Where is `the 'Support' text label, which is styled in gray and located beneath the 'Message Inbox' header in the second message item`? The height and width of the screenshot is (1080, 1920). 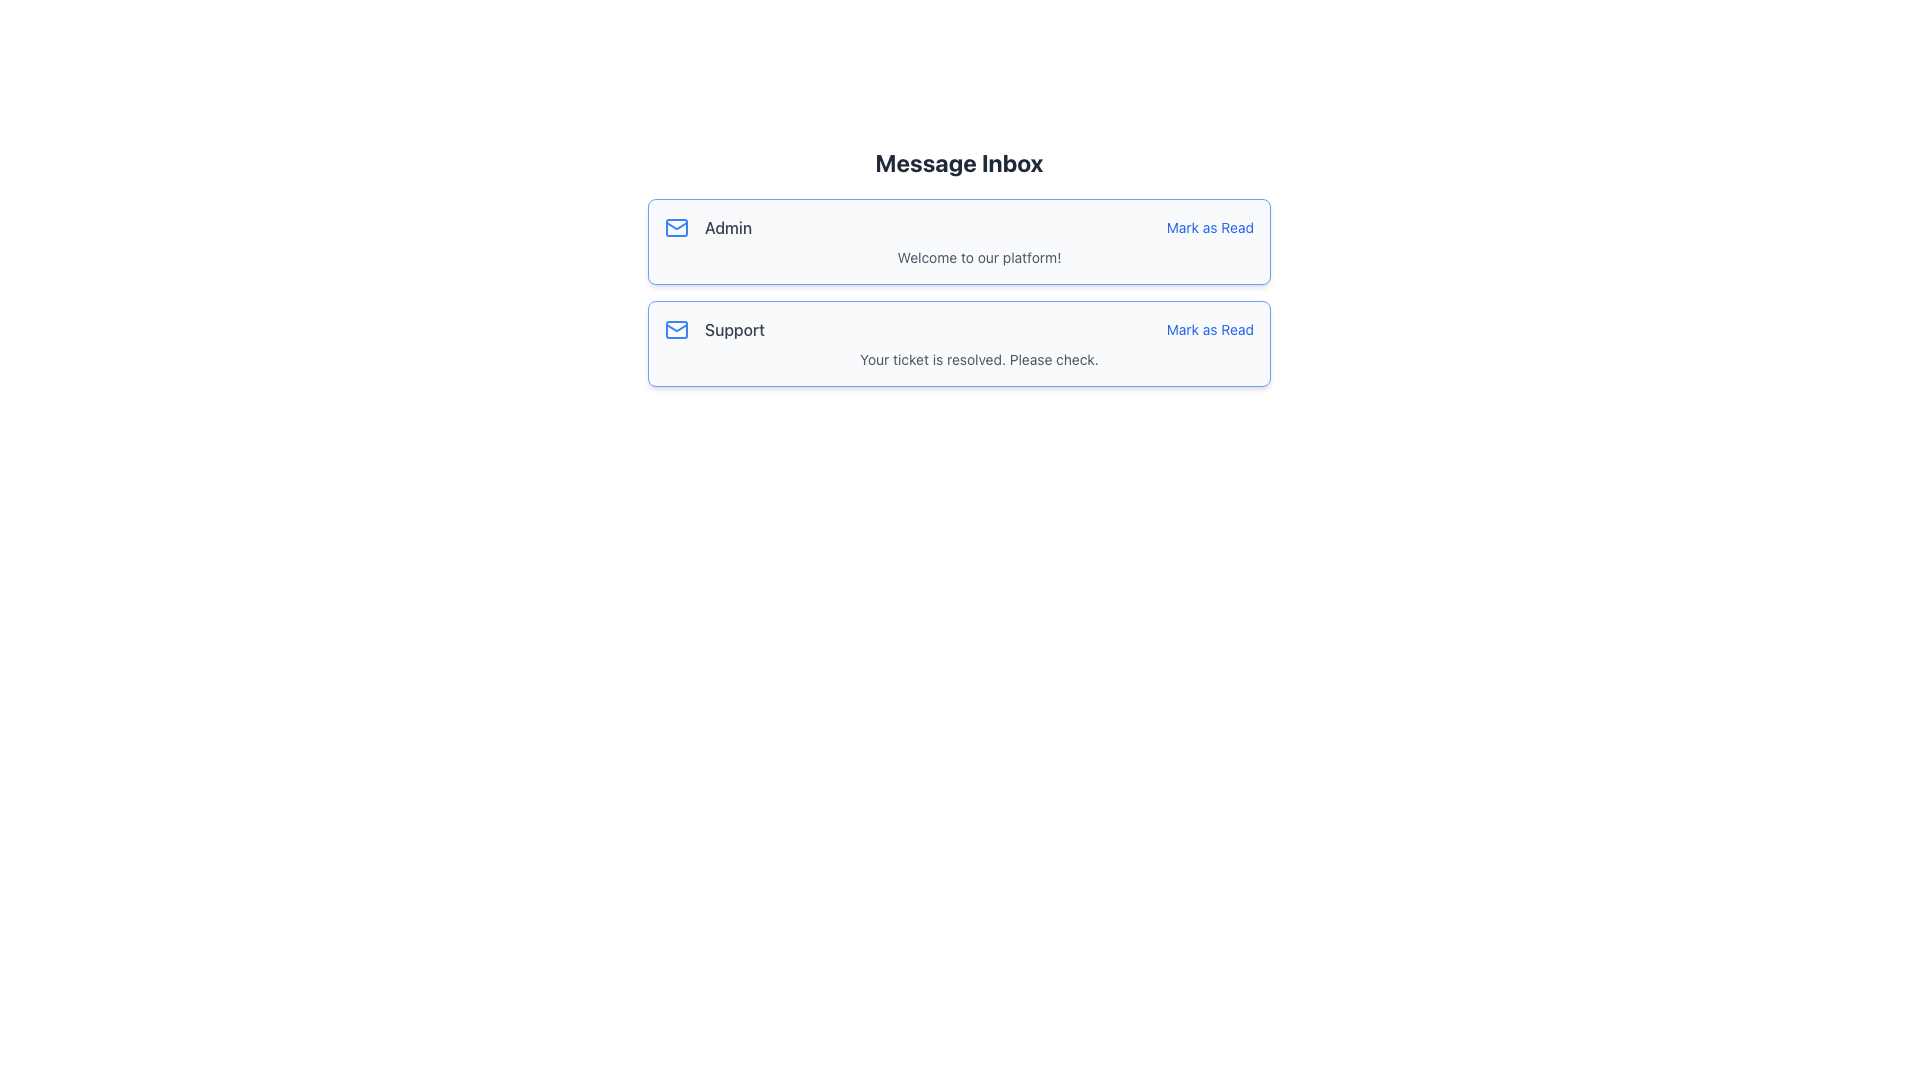 the 'Support' text label, which is styled in gray and located beneath the 'Message Inbox' header in the second message item is located at coordinates (733, 329).